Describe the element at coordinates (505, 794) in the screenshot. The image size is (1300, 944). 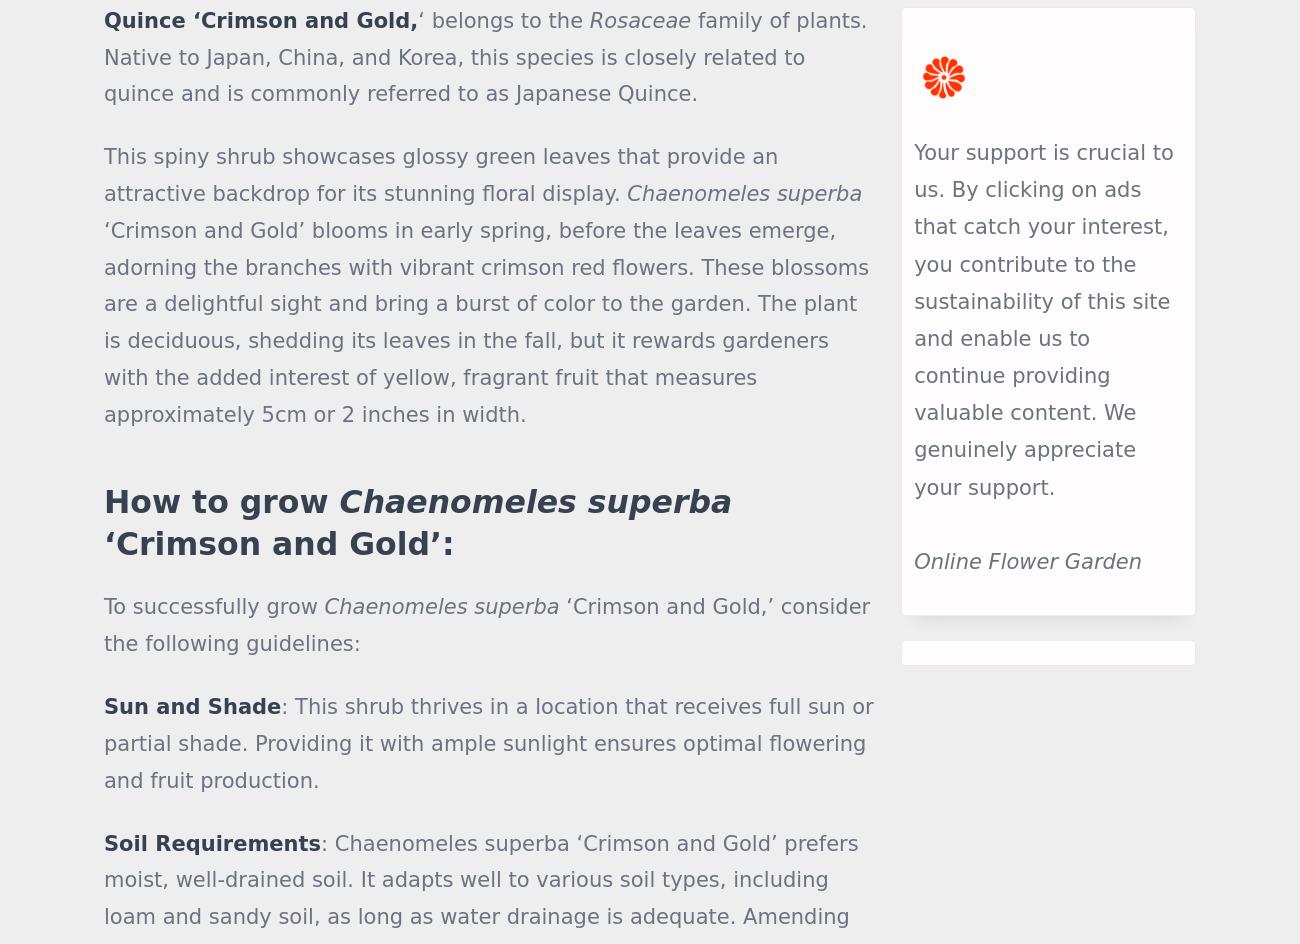
I see `'Climbers'` at that location.